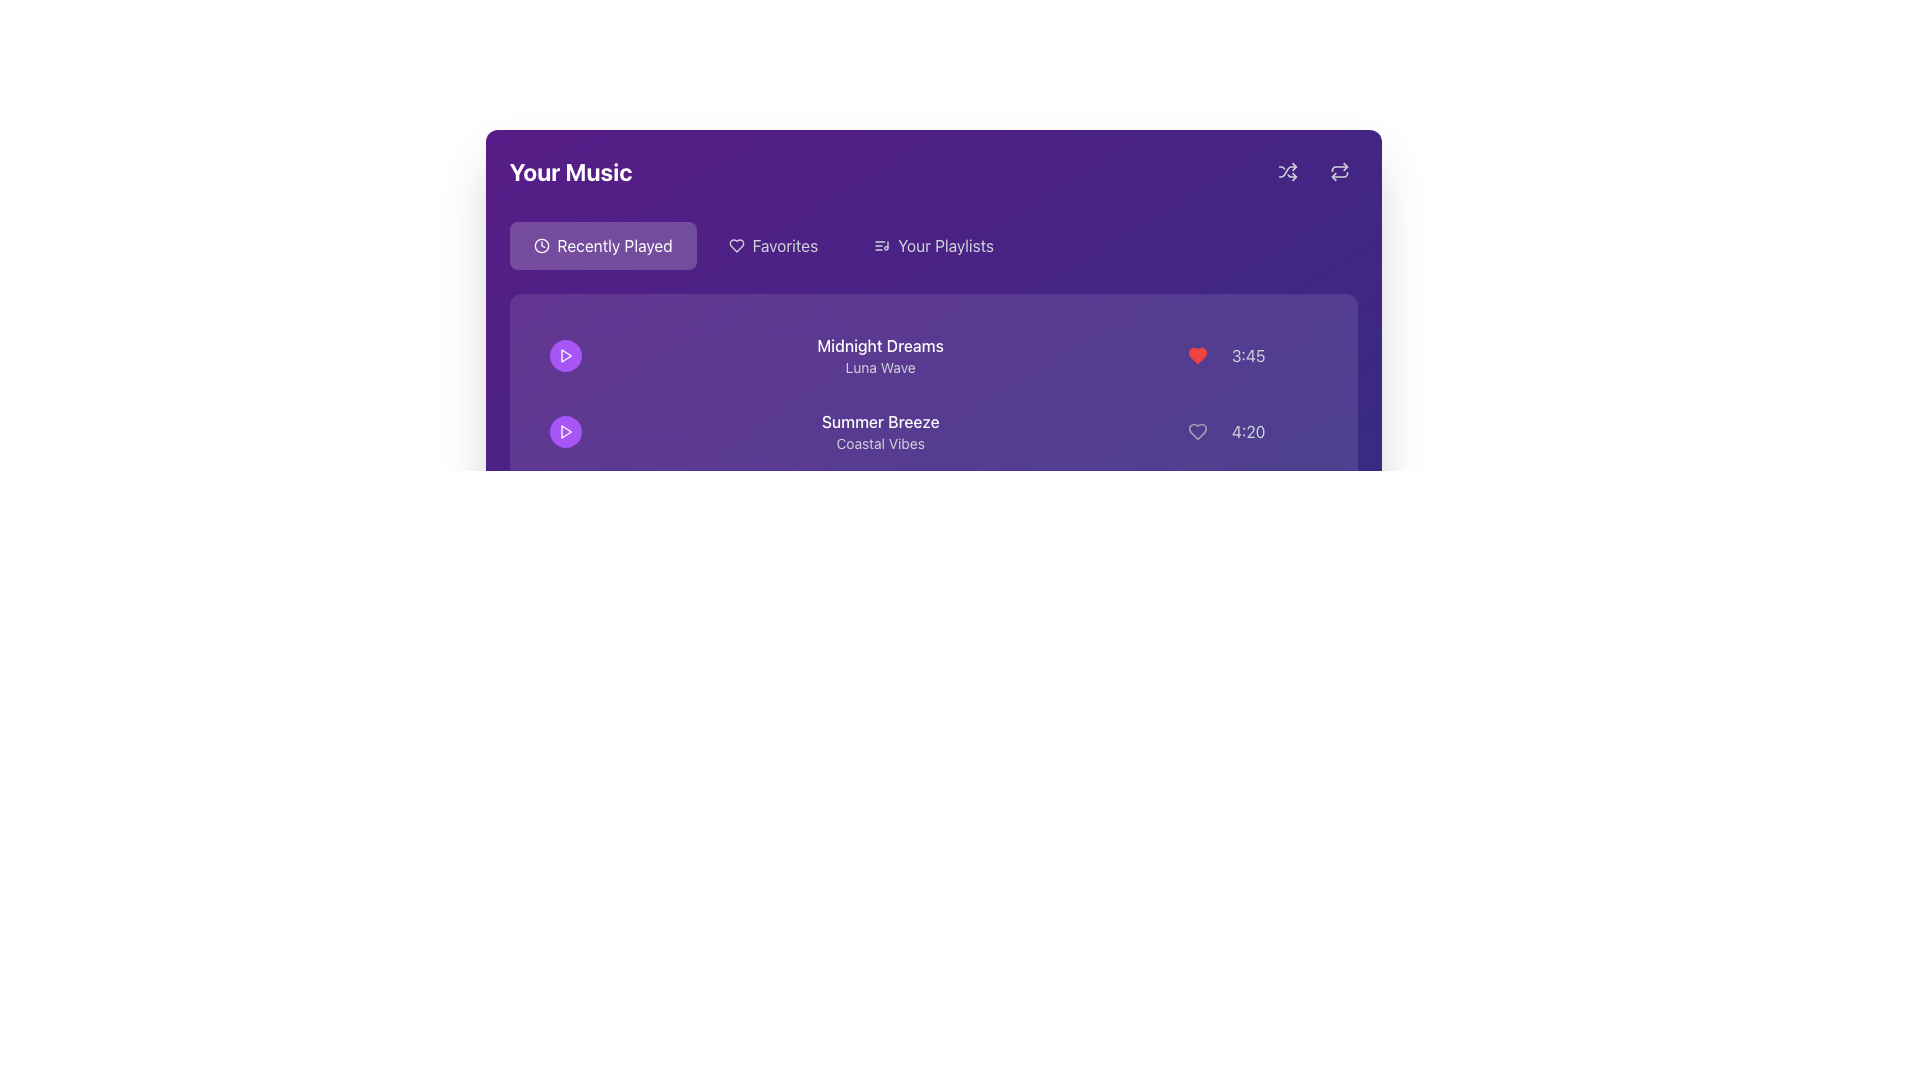  I want to click on the shuffle icon button, which features intertwined arrows and is located in the top right corner of the interface, so click(1287, 171).